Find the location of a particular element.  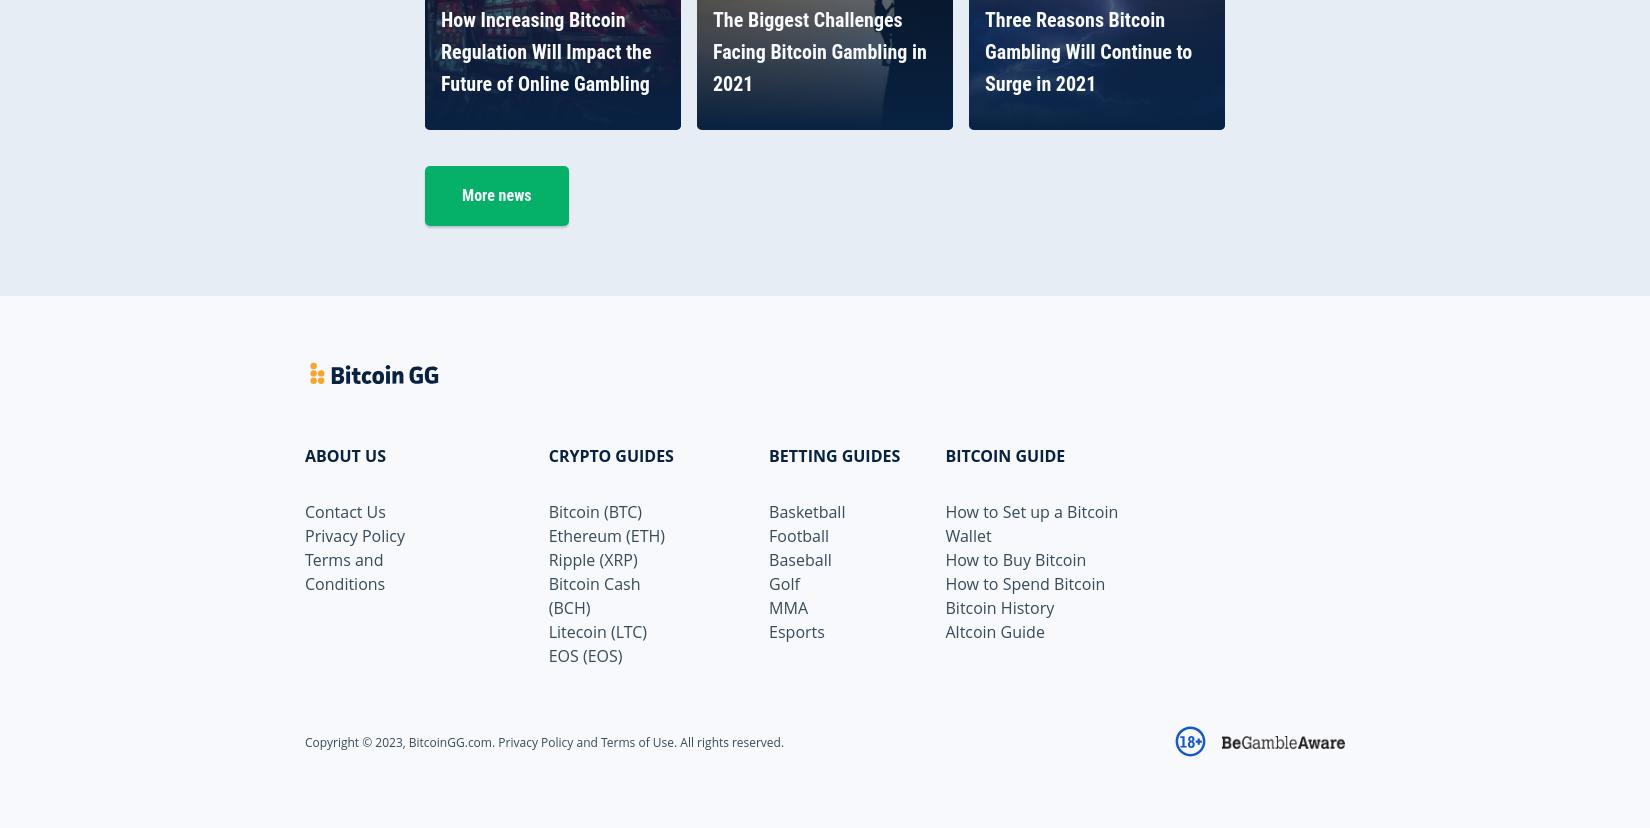

'Football' is located at coordinates (768, 533).